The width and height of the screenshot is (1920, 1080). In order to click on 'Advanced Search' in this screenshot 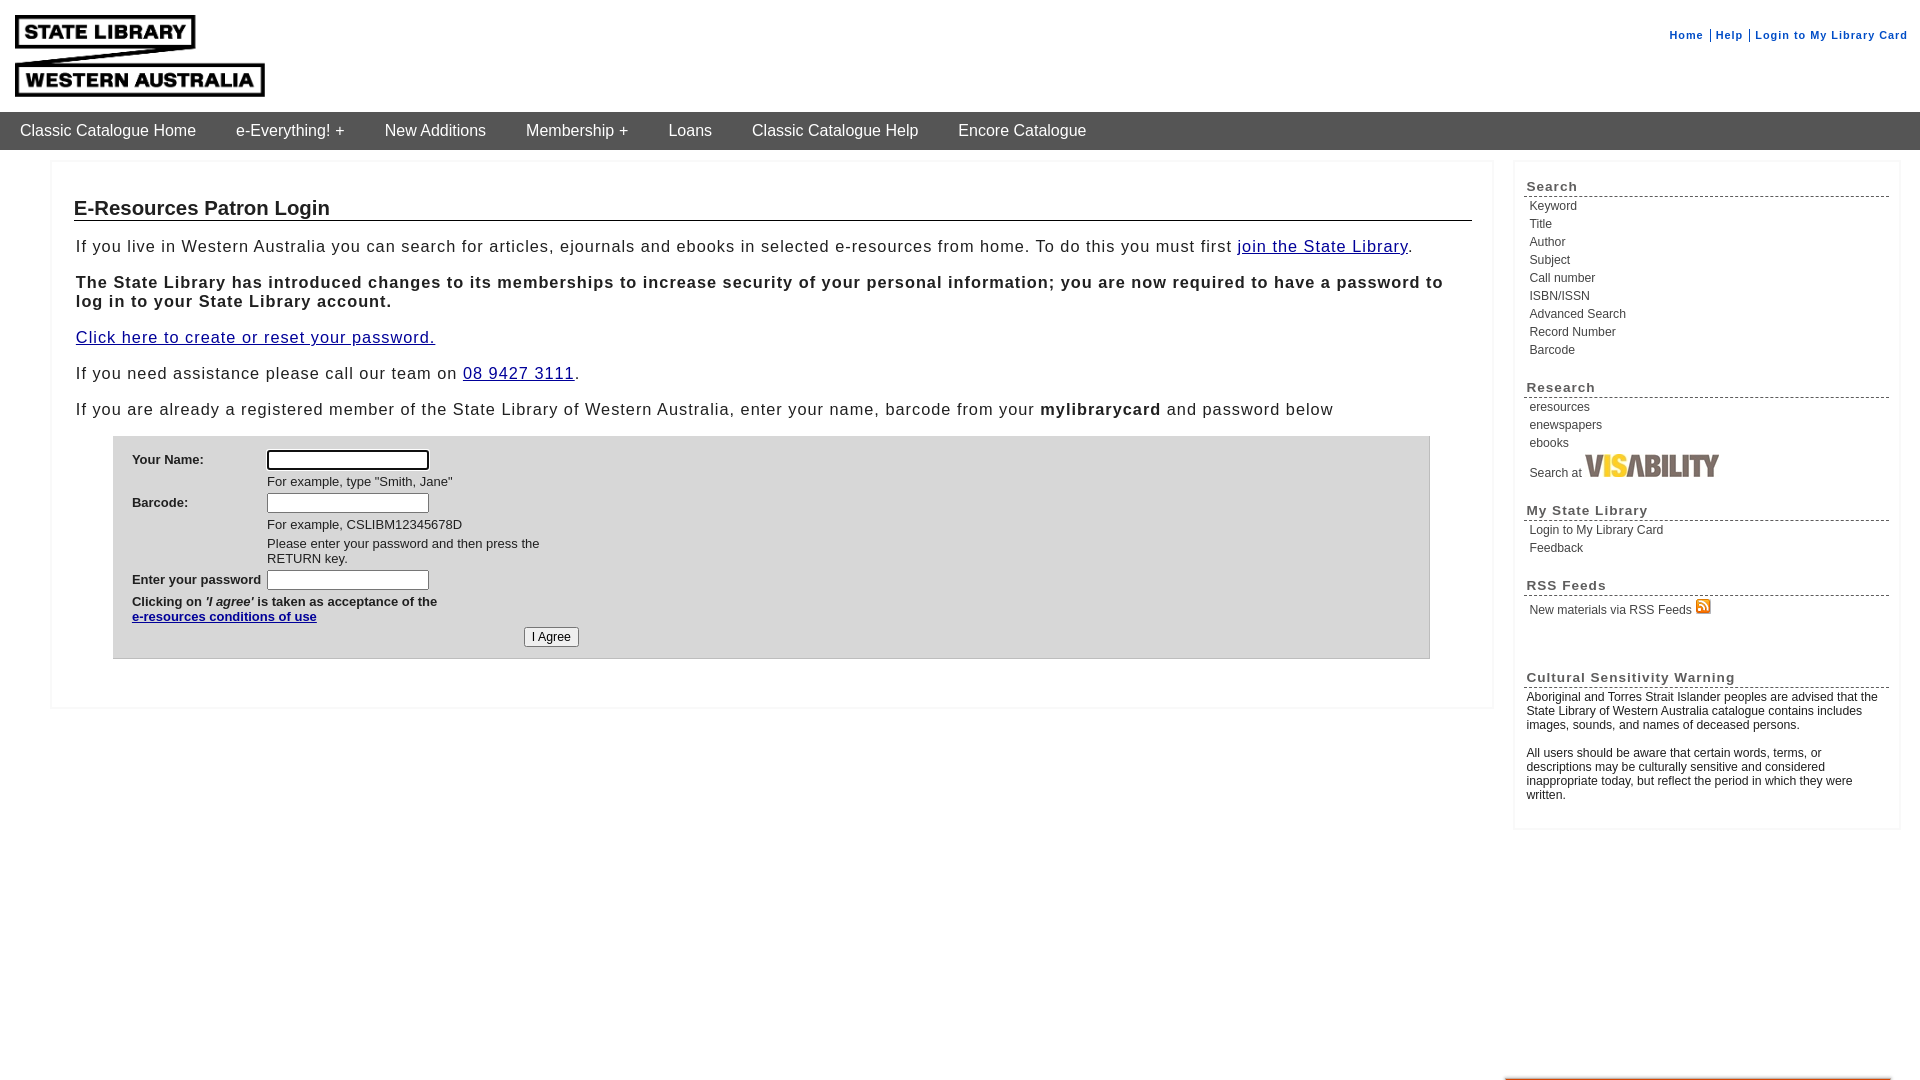, I will do `click(1707, 313)`.